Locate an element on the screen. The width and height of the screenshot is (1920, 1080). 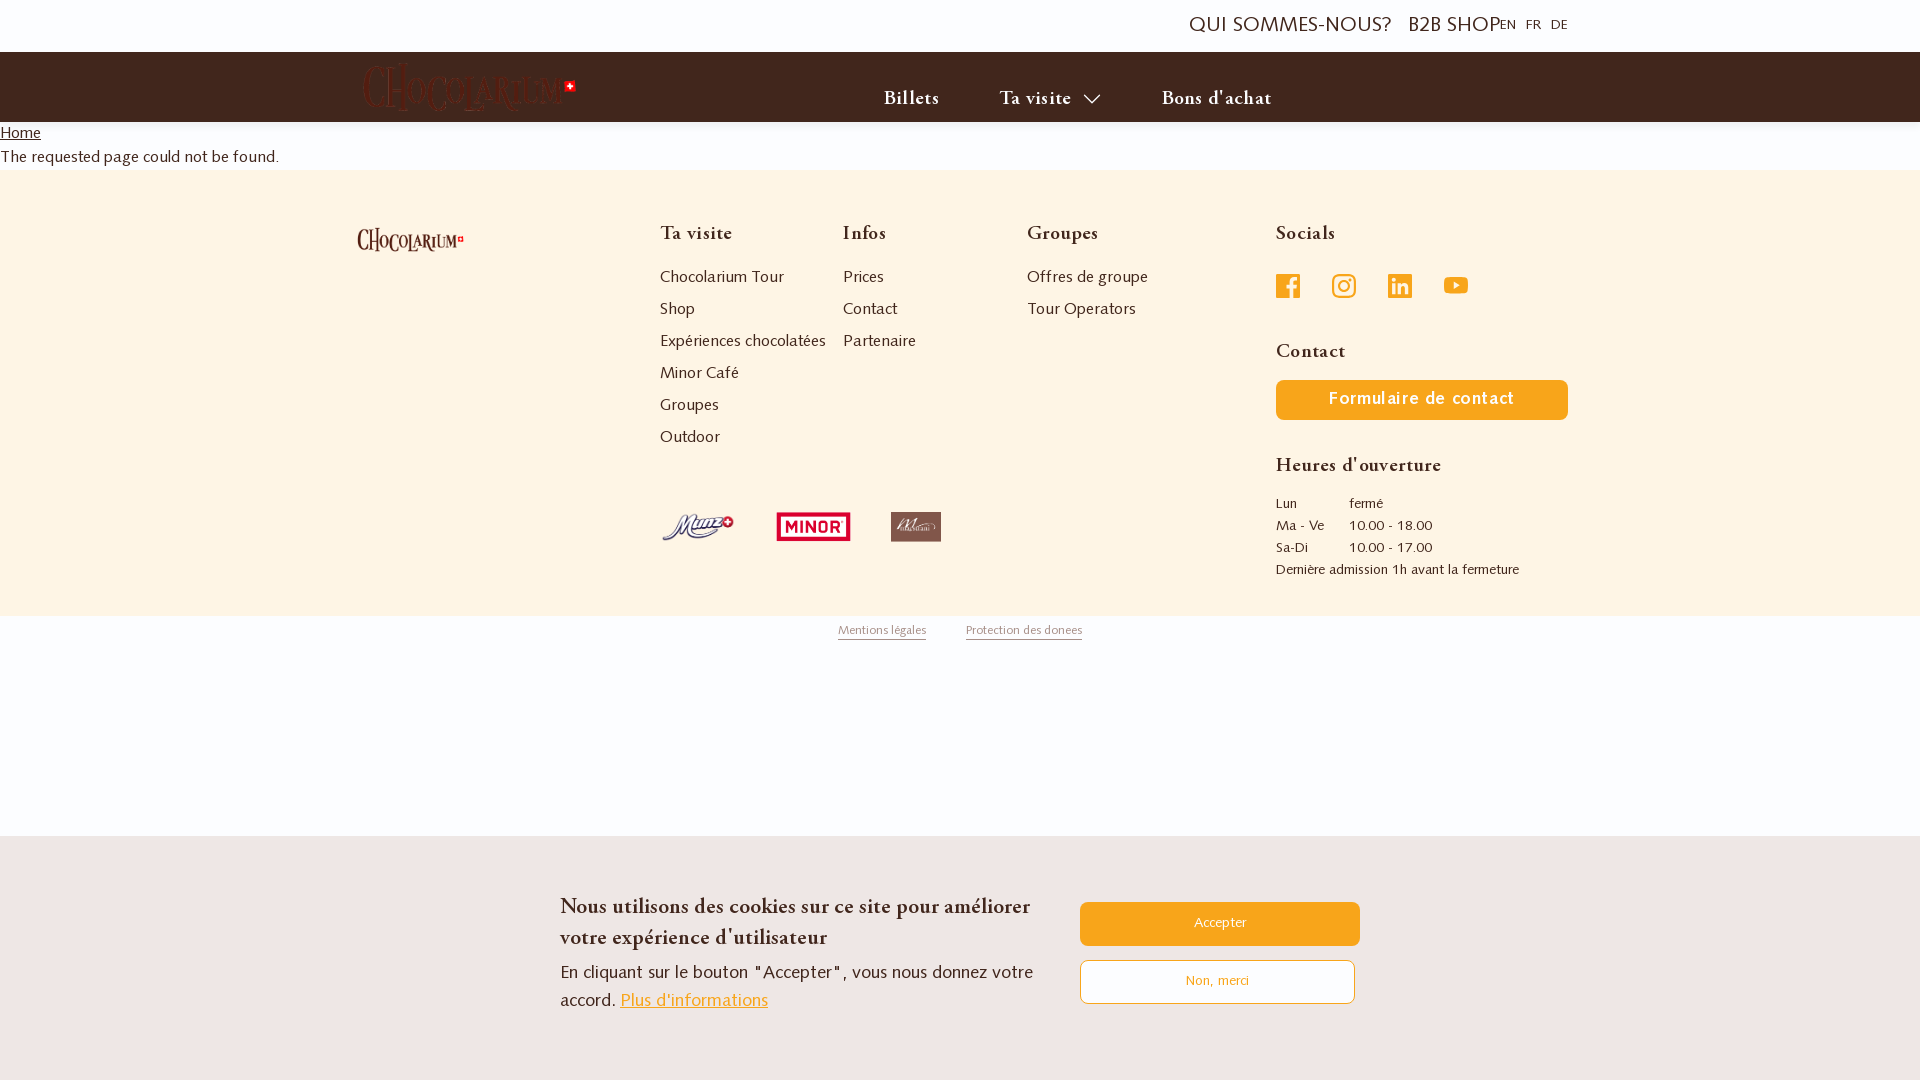
'Home' is located at coordinates (20, 134).